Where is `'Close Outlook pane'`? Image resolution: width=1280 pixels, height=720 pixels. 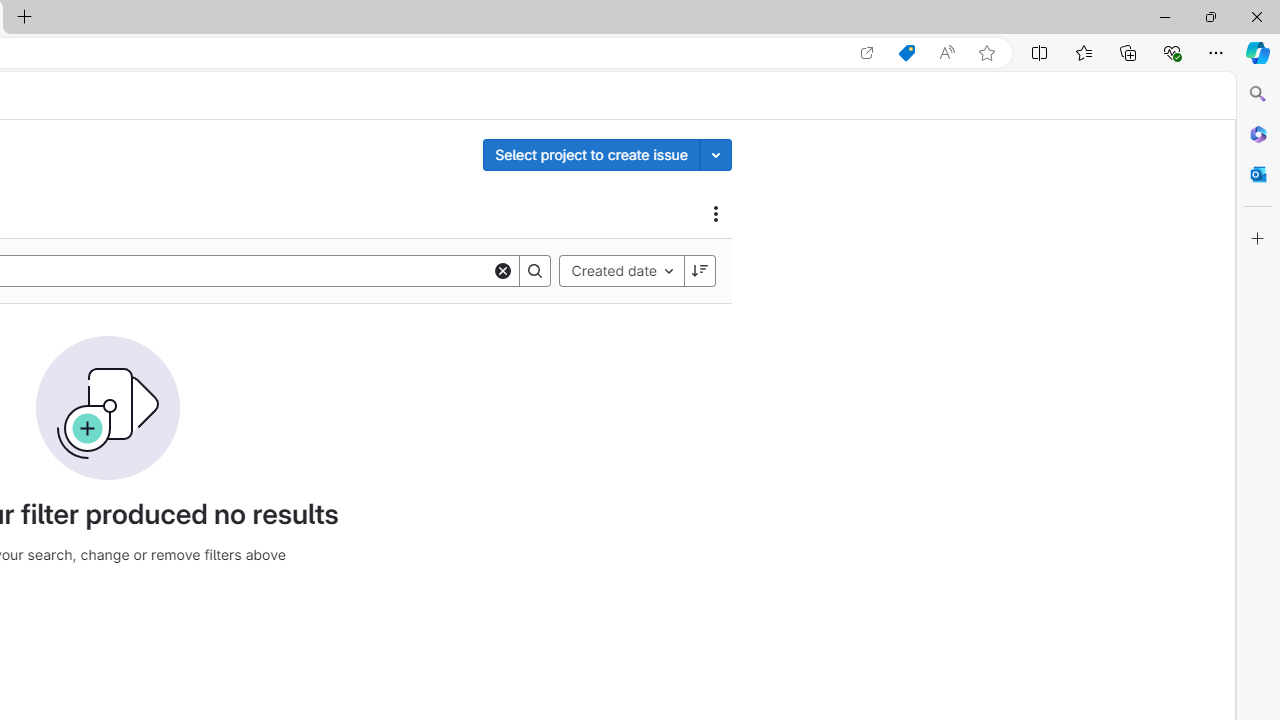
'Close Outlook pane' is located at coordinates (1257, 173).